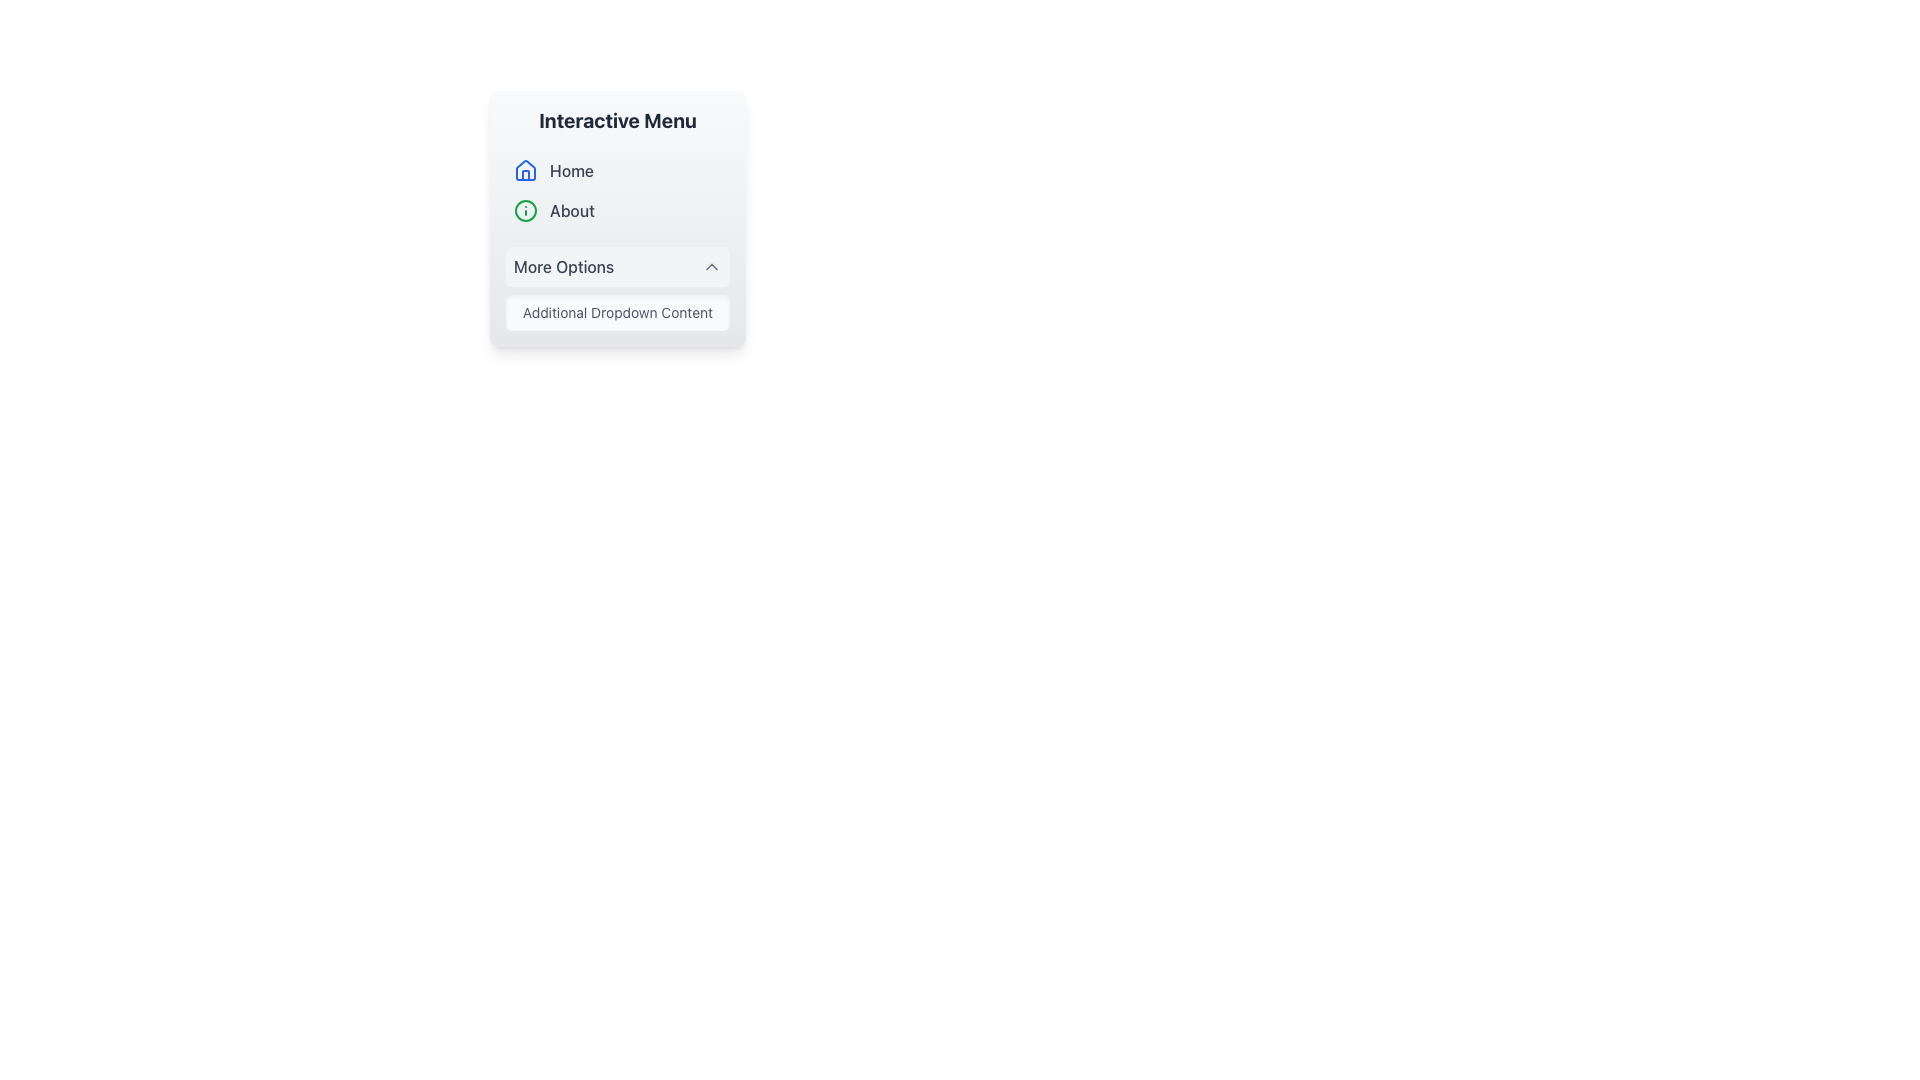 This screenshot has width=1920, height=1080. Describe the element at coordinates (711, 265) in the screenshot. I see `the Chevron Icon located at the far right of the 'More Options' button to trigger a tooltip or visual change` at that location.